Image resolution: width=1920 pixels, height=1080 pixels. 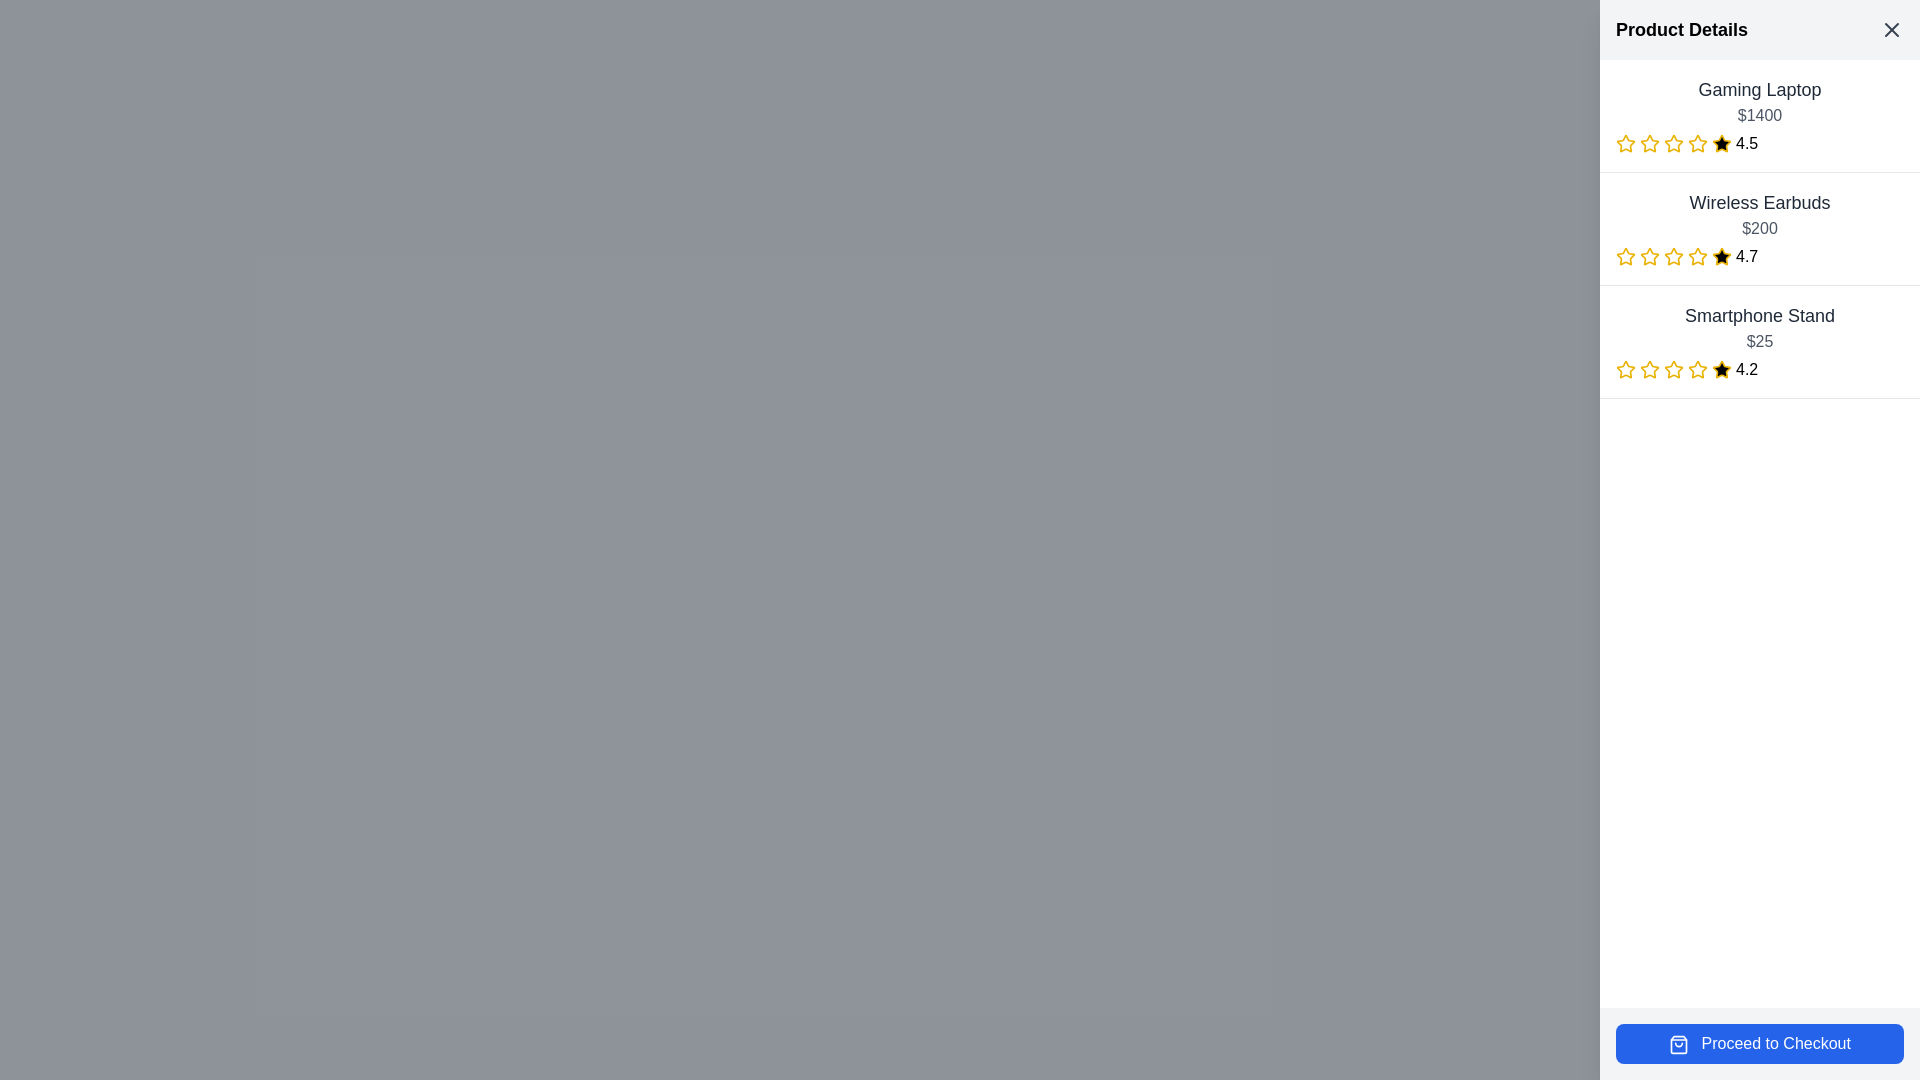 I want to click on the text display showing the average user rating for the product 'Smartphone Stand', which is located to the right of the star icons and below the price, so click(x=1746, y=370).